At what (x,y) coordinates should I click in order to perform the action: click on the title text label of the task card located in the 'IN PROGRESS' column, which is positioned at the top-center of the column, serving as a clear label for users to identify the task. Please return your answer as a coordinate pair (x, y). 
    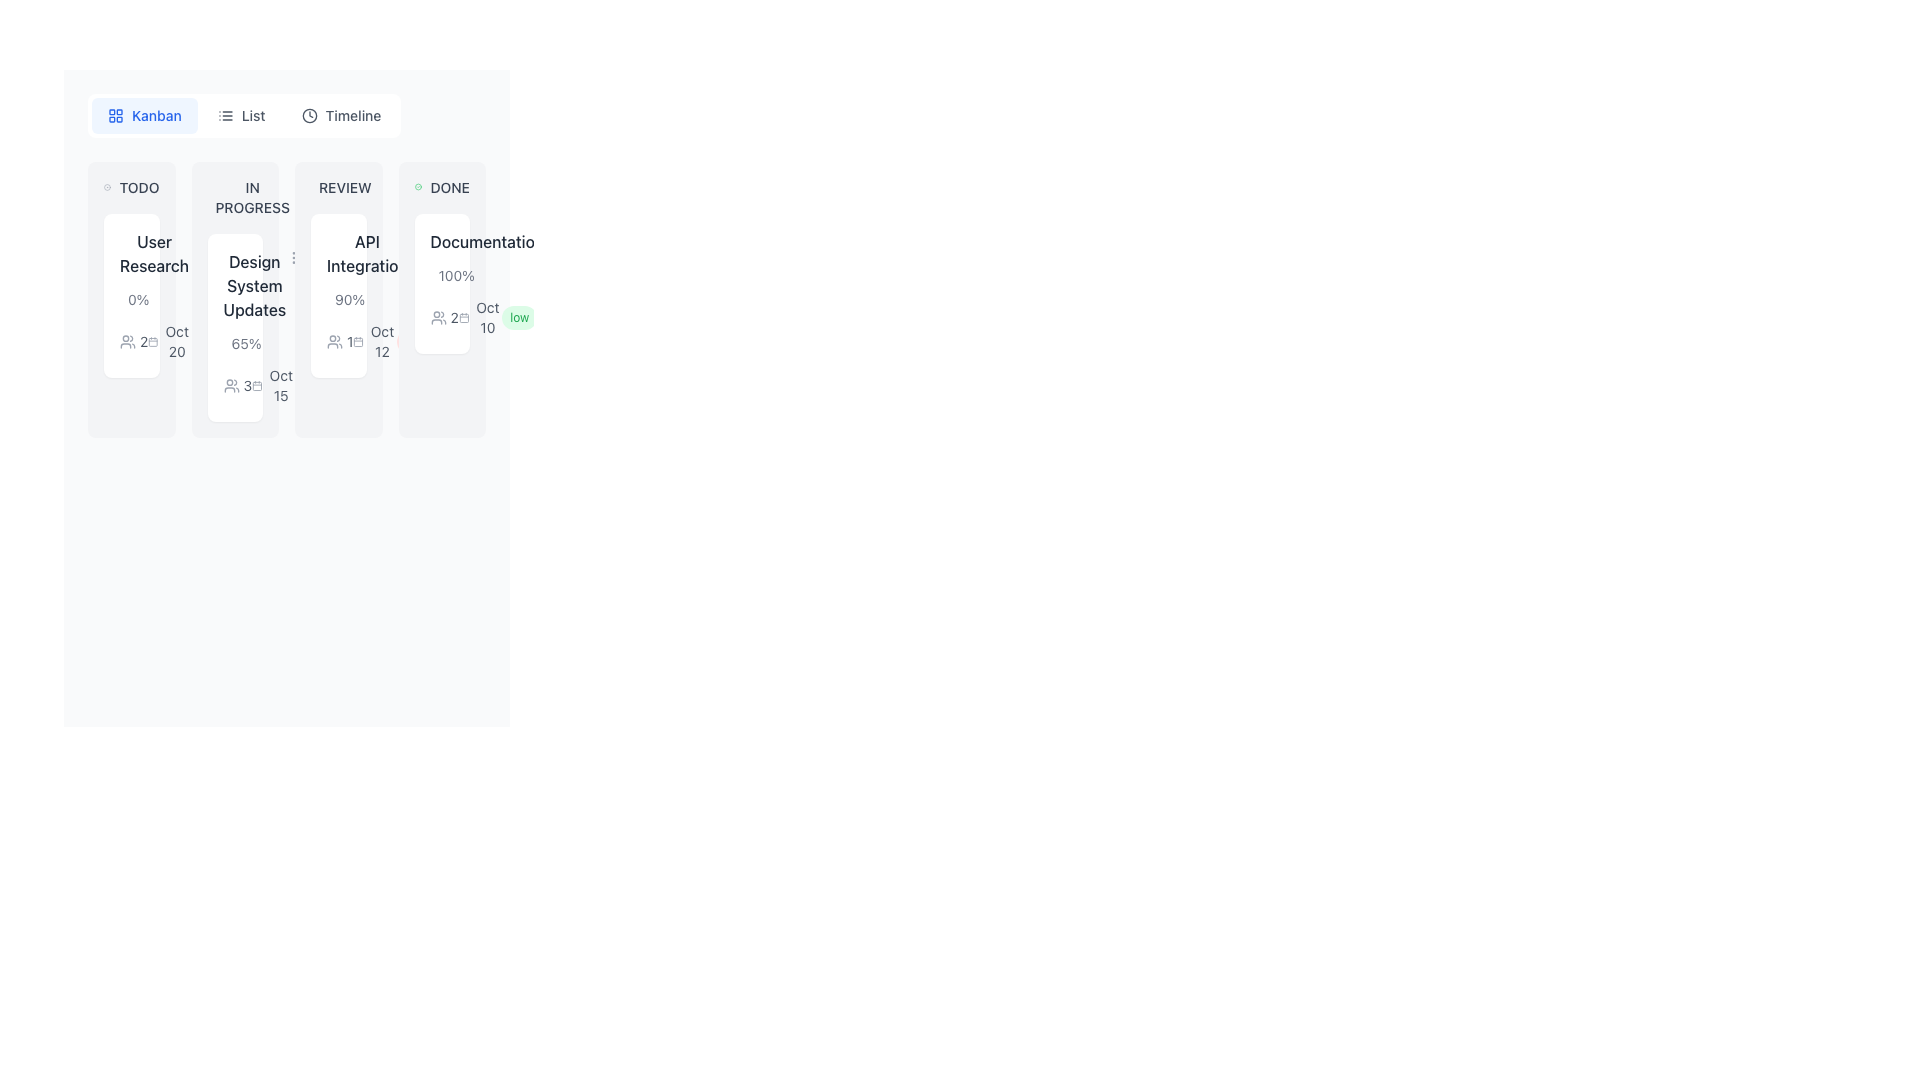
    Looking at the image, I should click on (253, 285).